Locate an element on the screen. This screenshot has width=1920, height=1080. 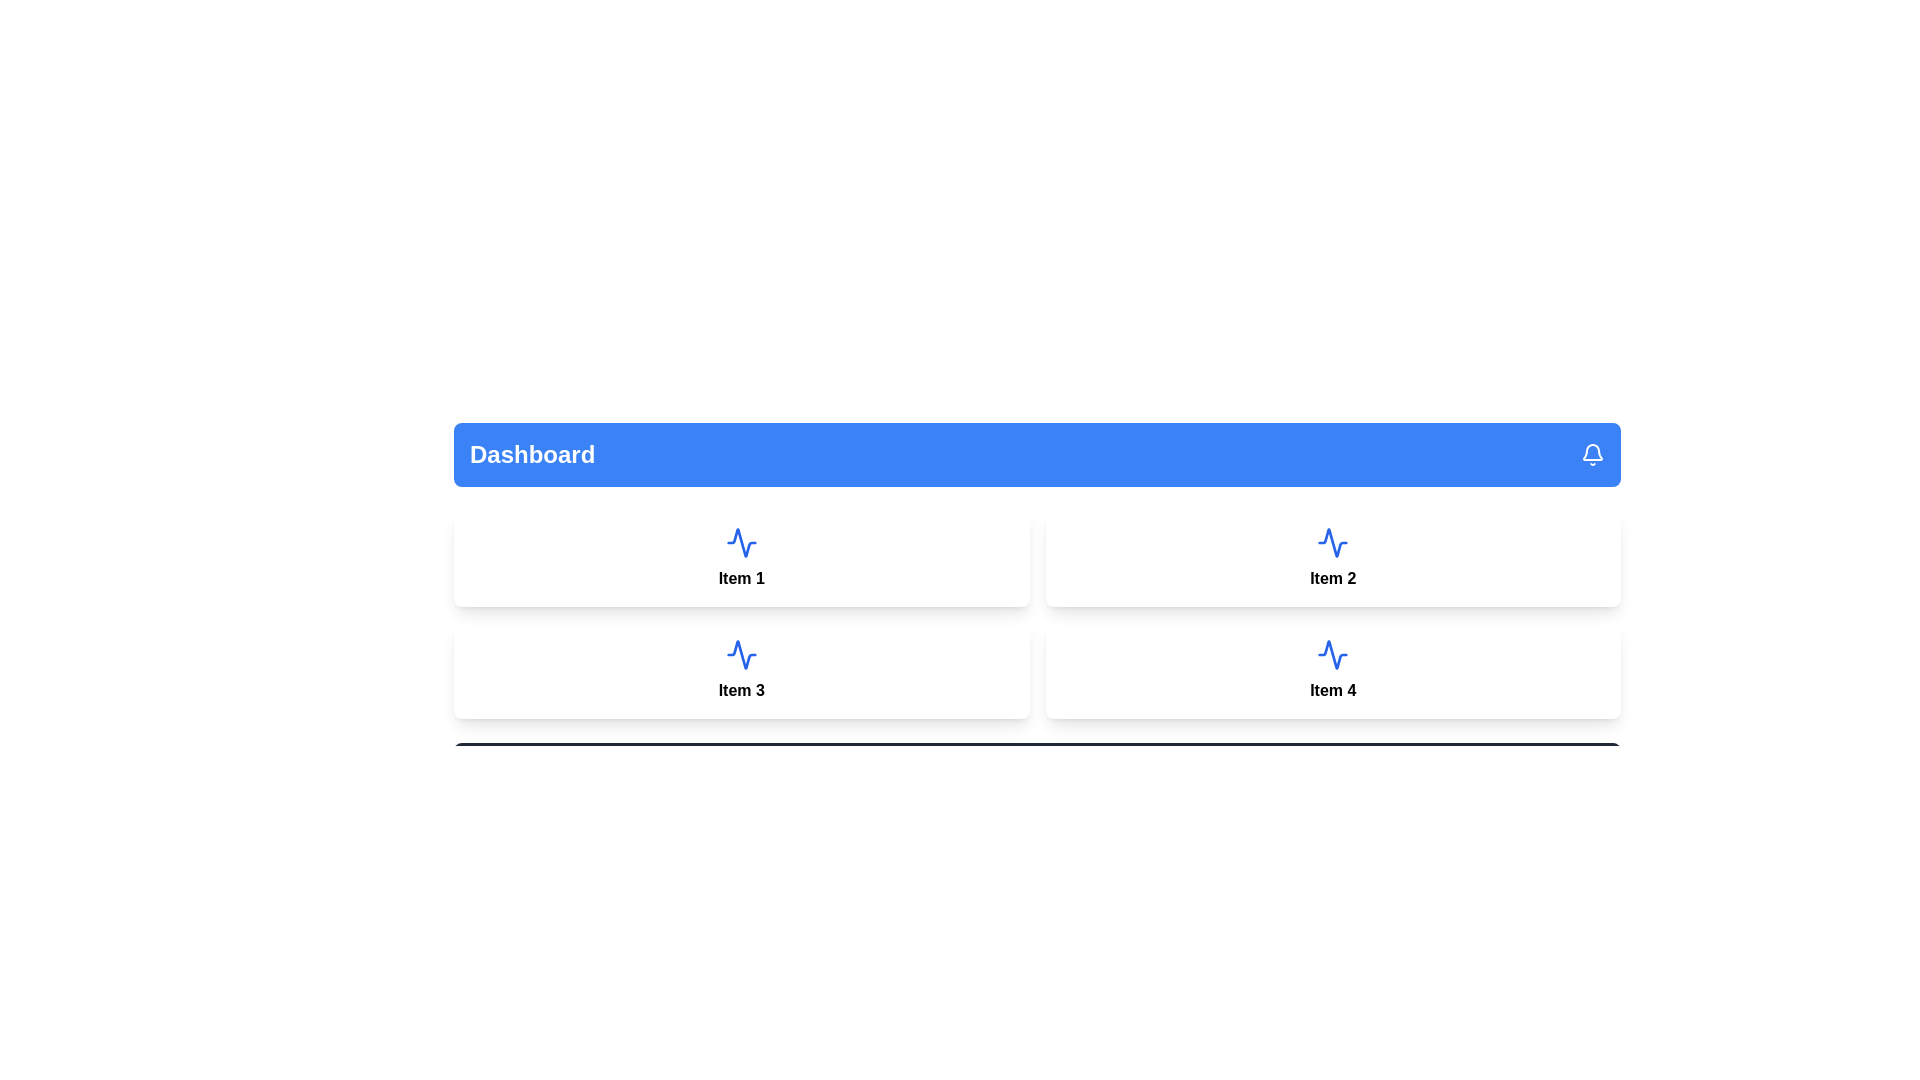
the 'Dashboard' text label, which is a bold, larger white text on a blue header background is located at coordinates (532, 455).